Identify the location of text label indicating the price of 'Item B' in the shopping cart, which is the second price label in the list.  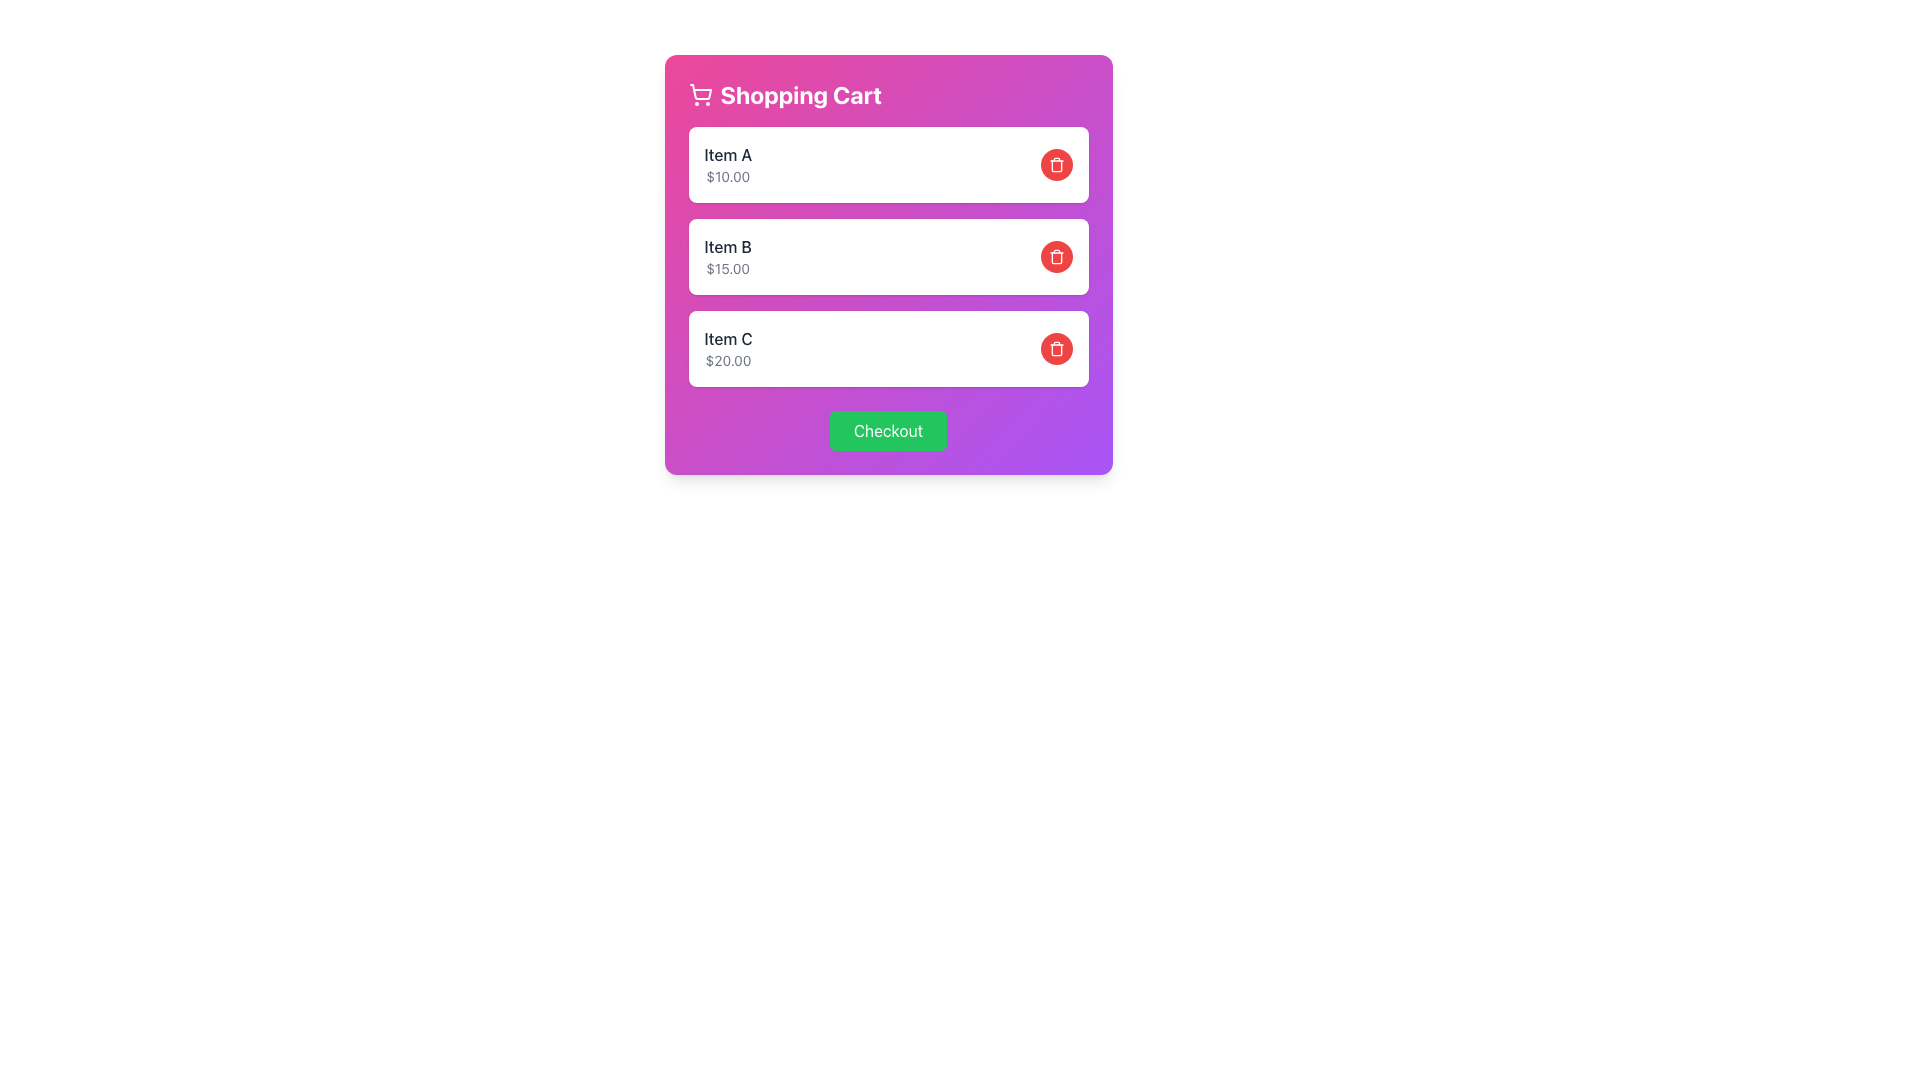
(727, 268).